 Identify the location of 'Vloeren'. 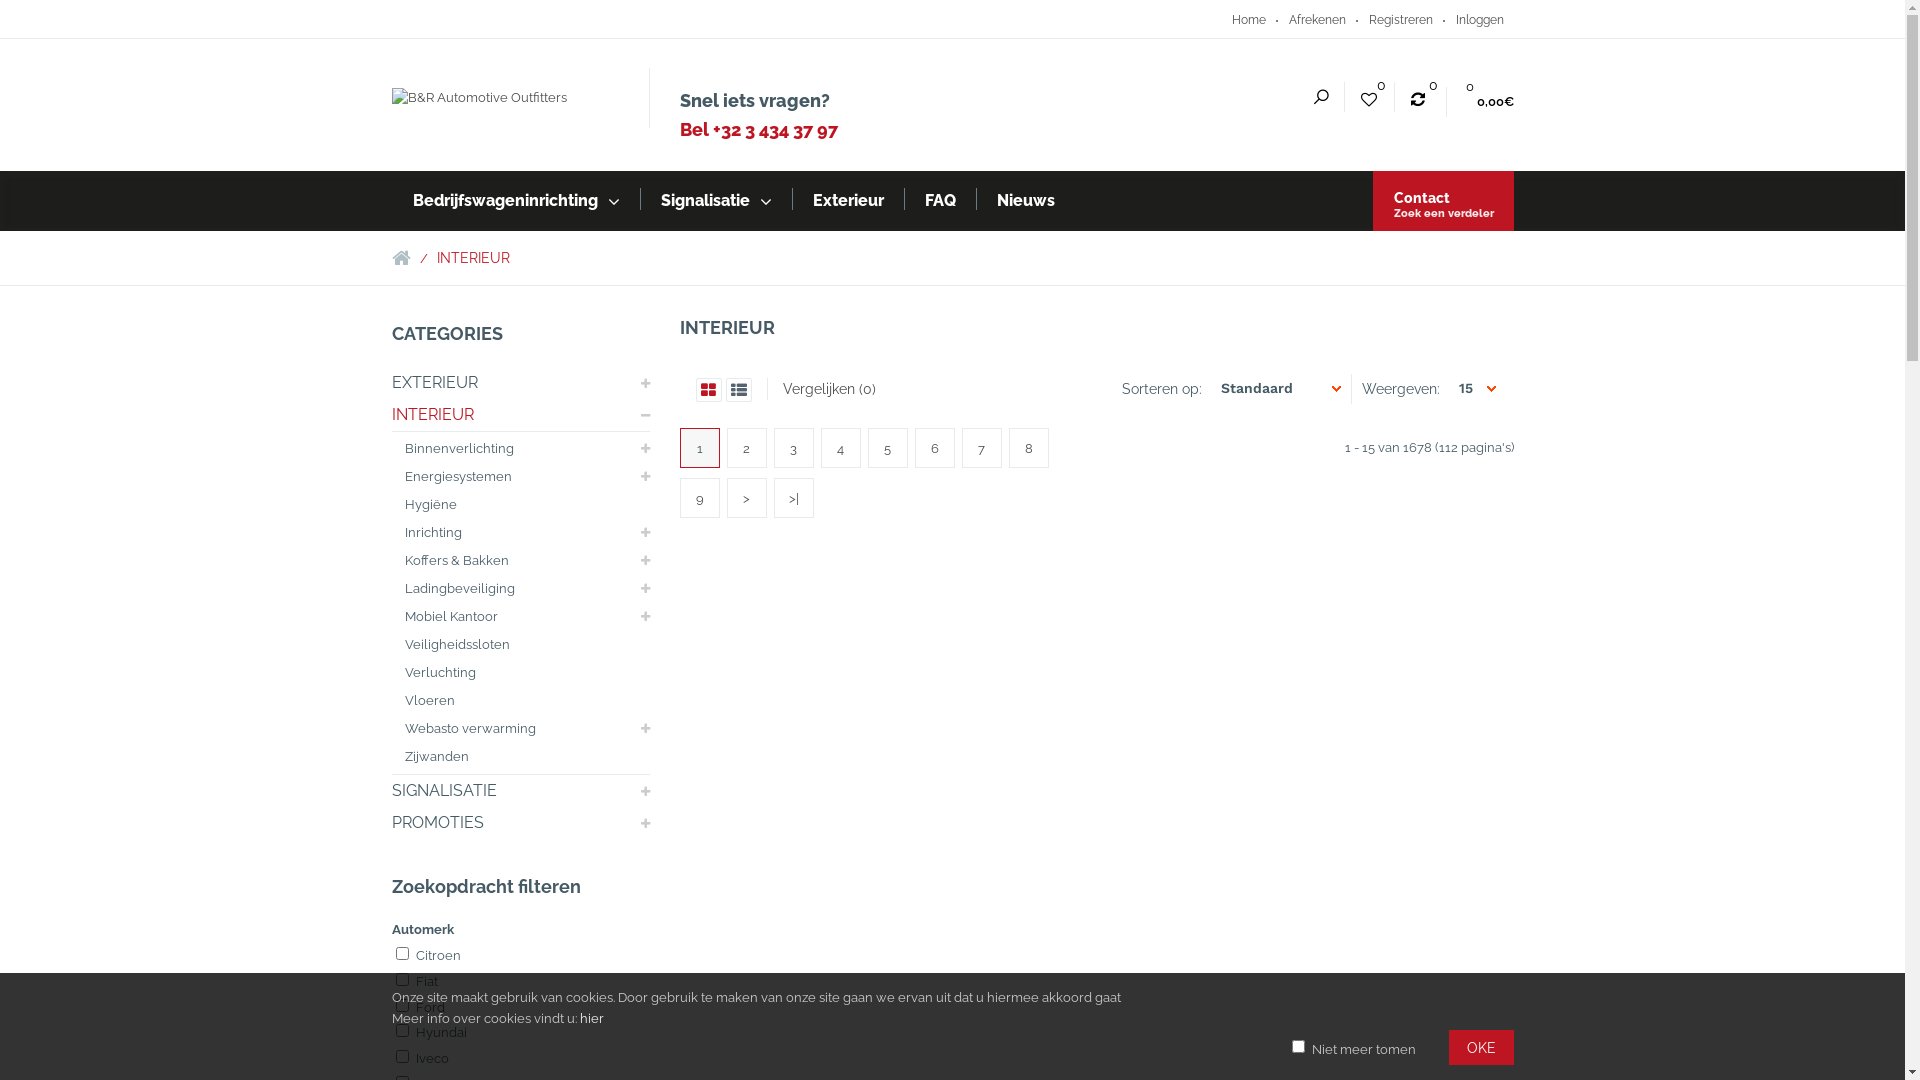
(427, 700).